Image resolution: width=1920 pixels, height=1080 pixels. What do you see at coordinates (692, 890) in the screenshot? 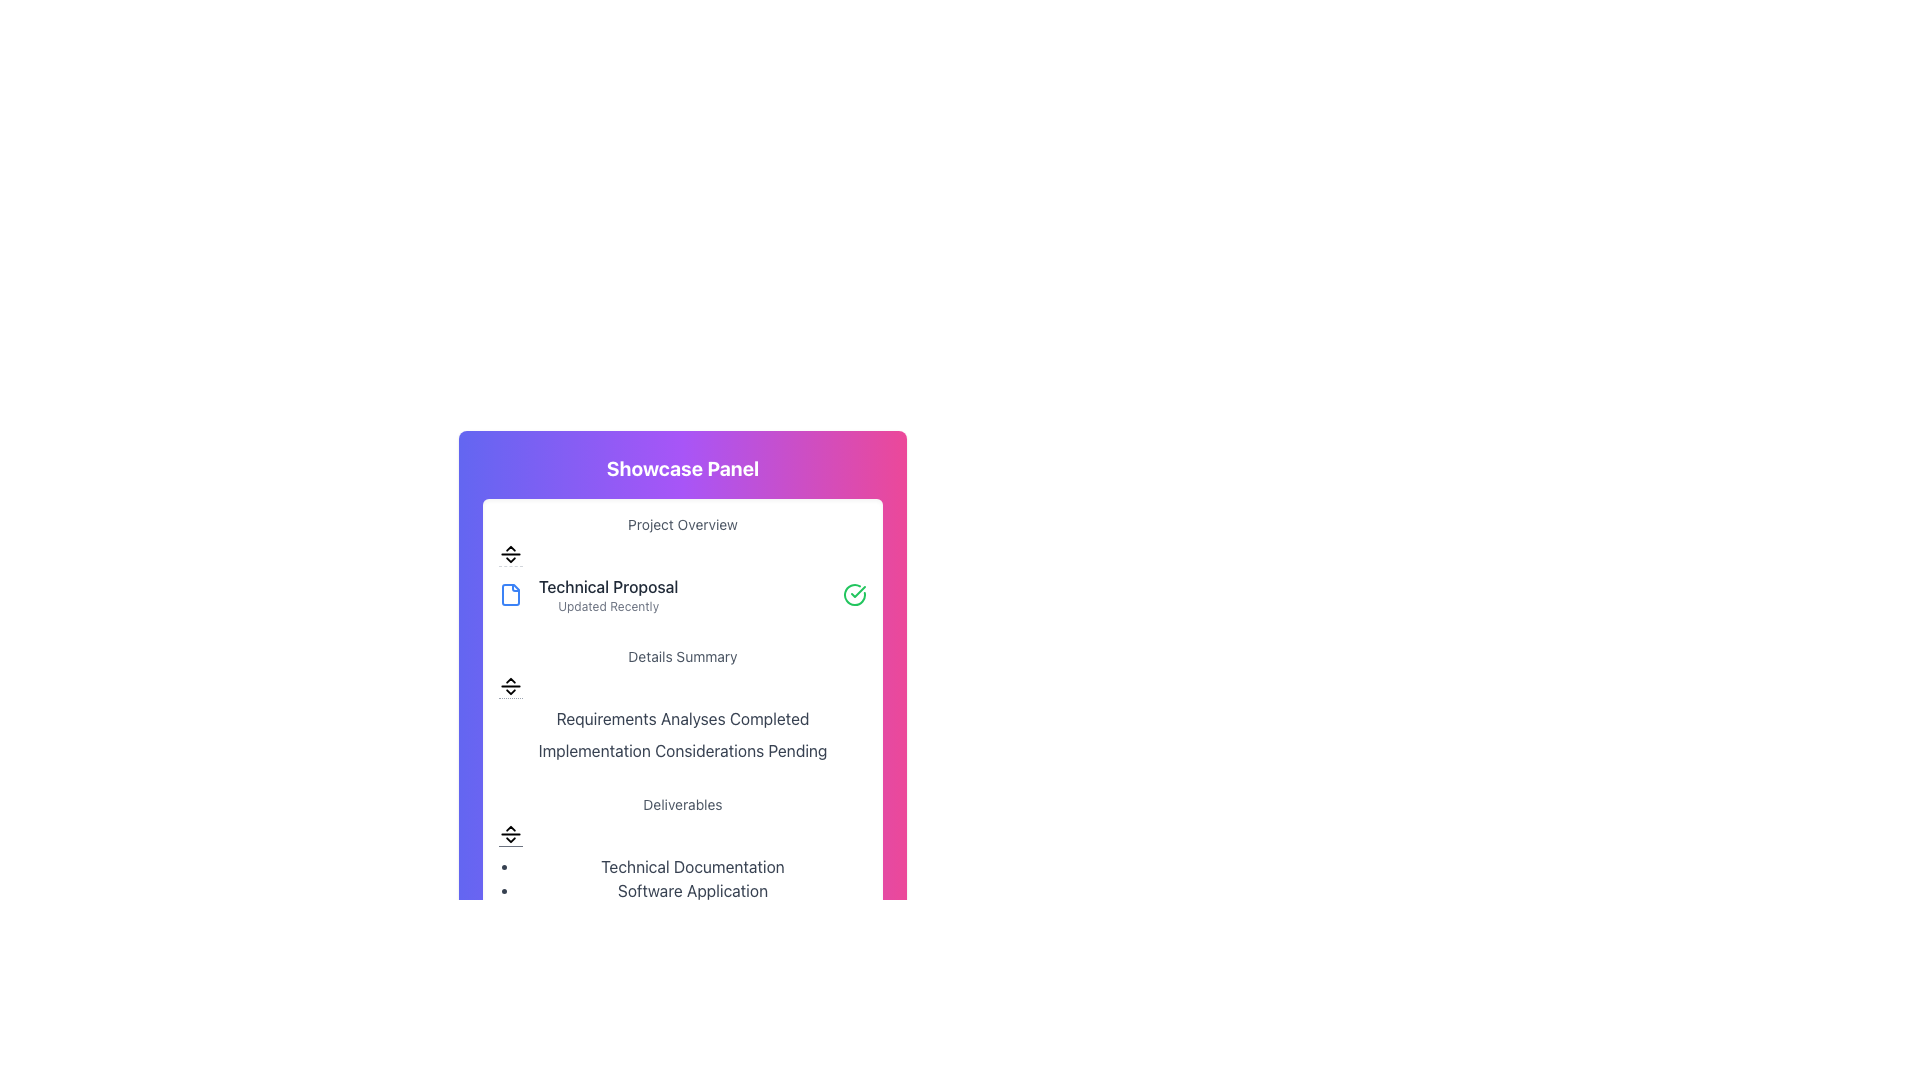
I see `the second item in the bulleted list labeled 'Deliverables', which acts as a label for related content, positioned between 'Technical Documentation' and 'User Training Material'` at bounding box center [692, 890].